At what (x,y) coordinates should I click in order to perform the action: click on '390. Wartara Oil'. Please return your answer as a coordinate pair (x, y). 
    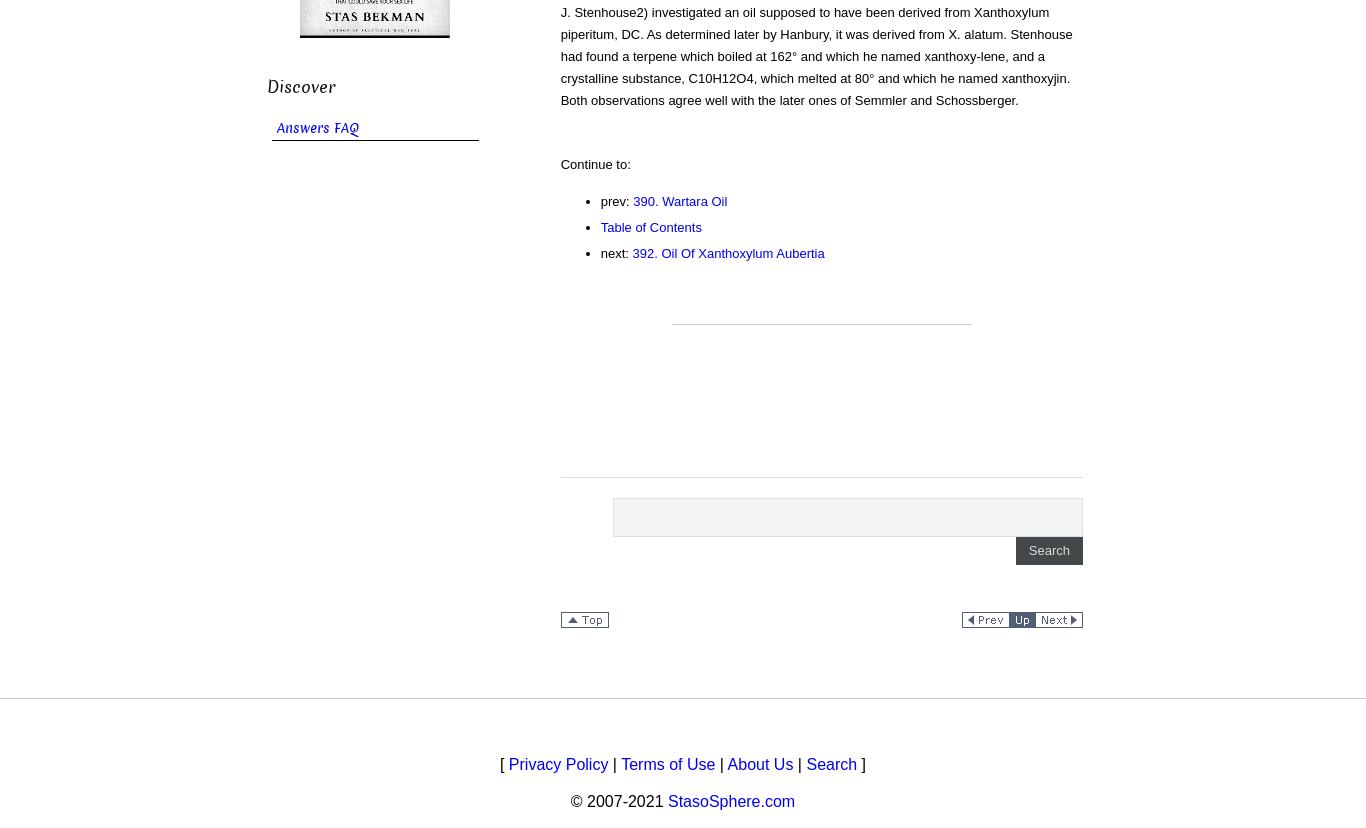
    Looking at the image, I should click on (678, 200).